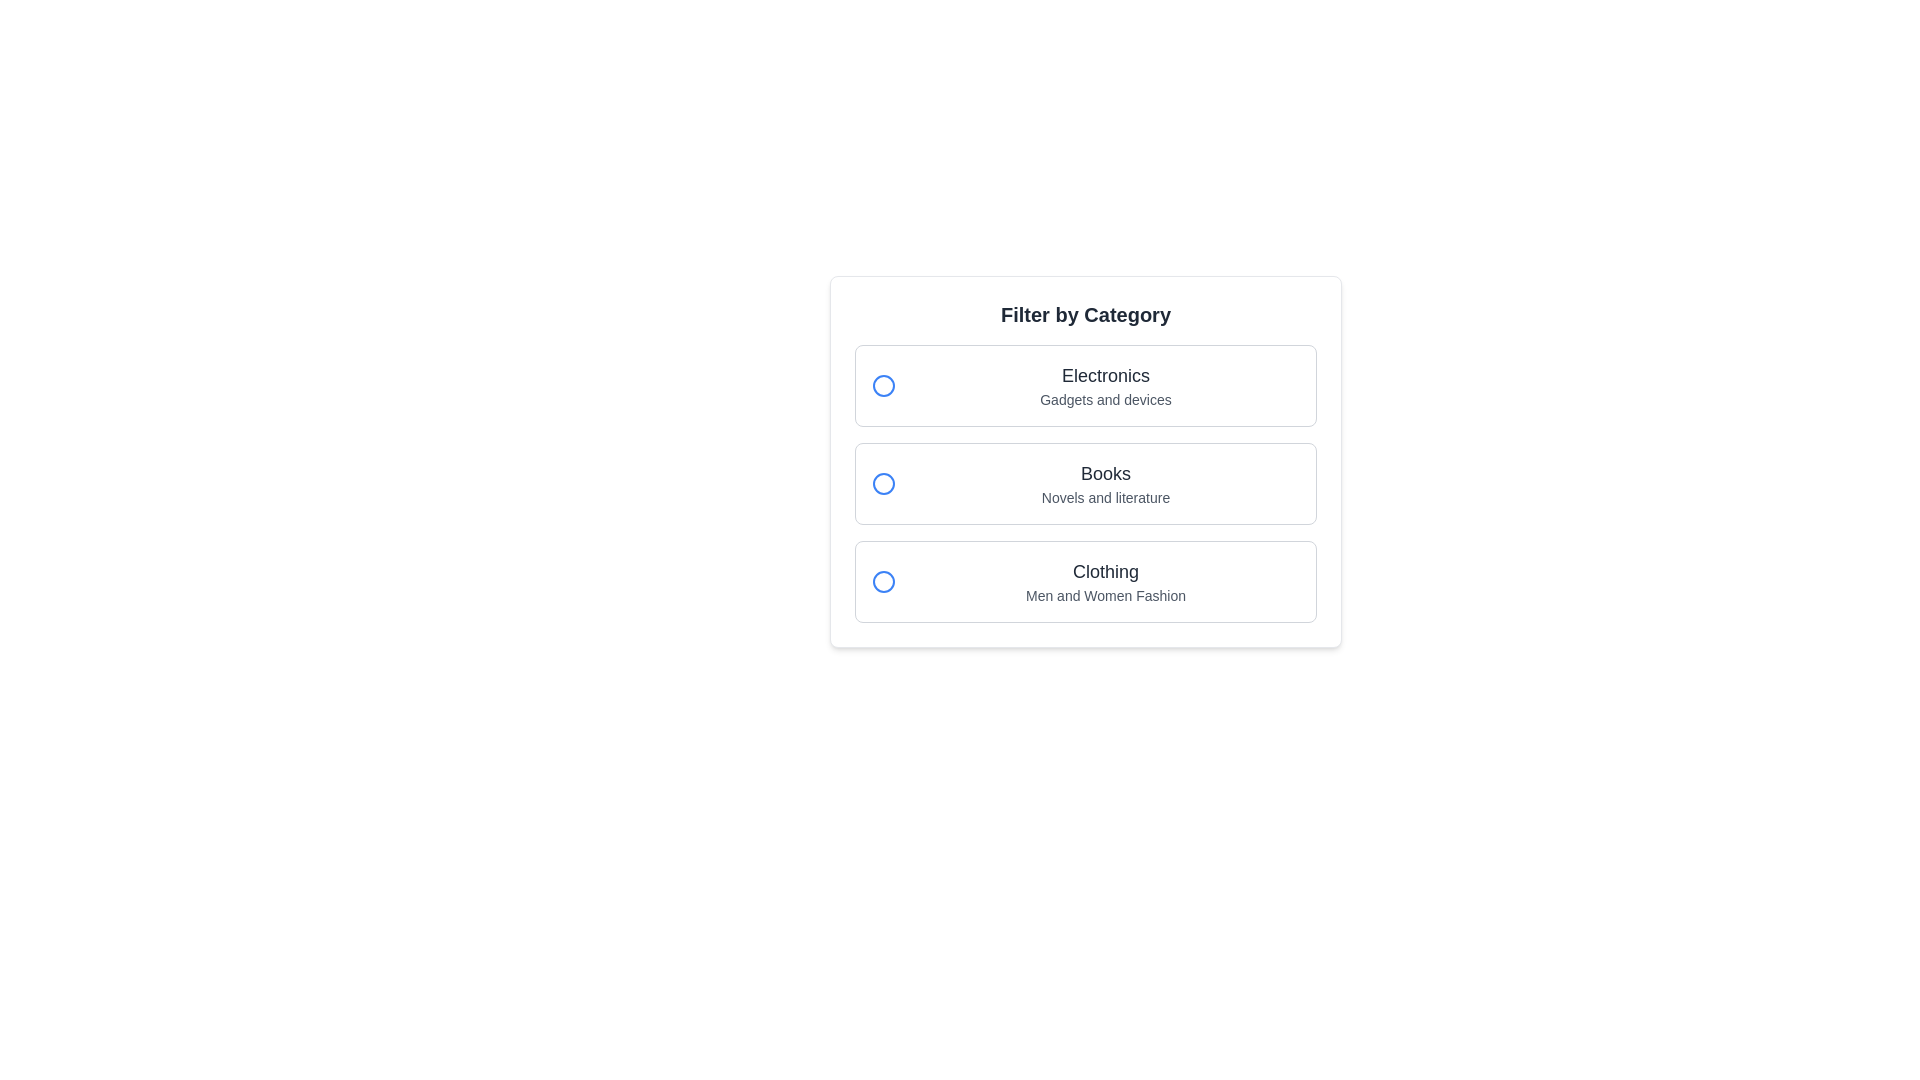 Image resolution: width=1920 pixels, height=1080 pixels. I want to click on the 'Electronics' label, which is a prominent, medium-large bold text in dark gray, located at the top of the selectable category options, so click(1104, 375).